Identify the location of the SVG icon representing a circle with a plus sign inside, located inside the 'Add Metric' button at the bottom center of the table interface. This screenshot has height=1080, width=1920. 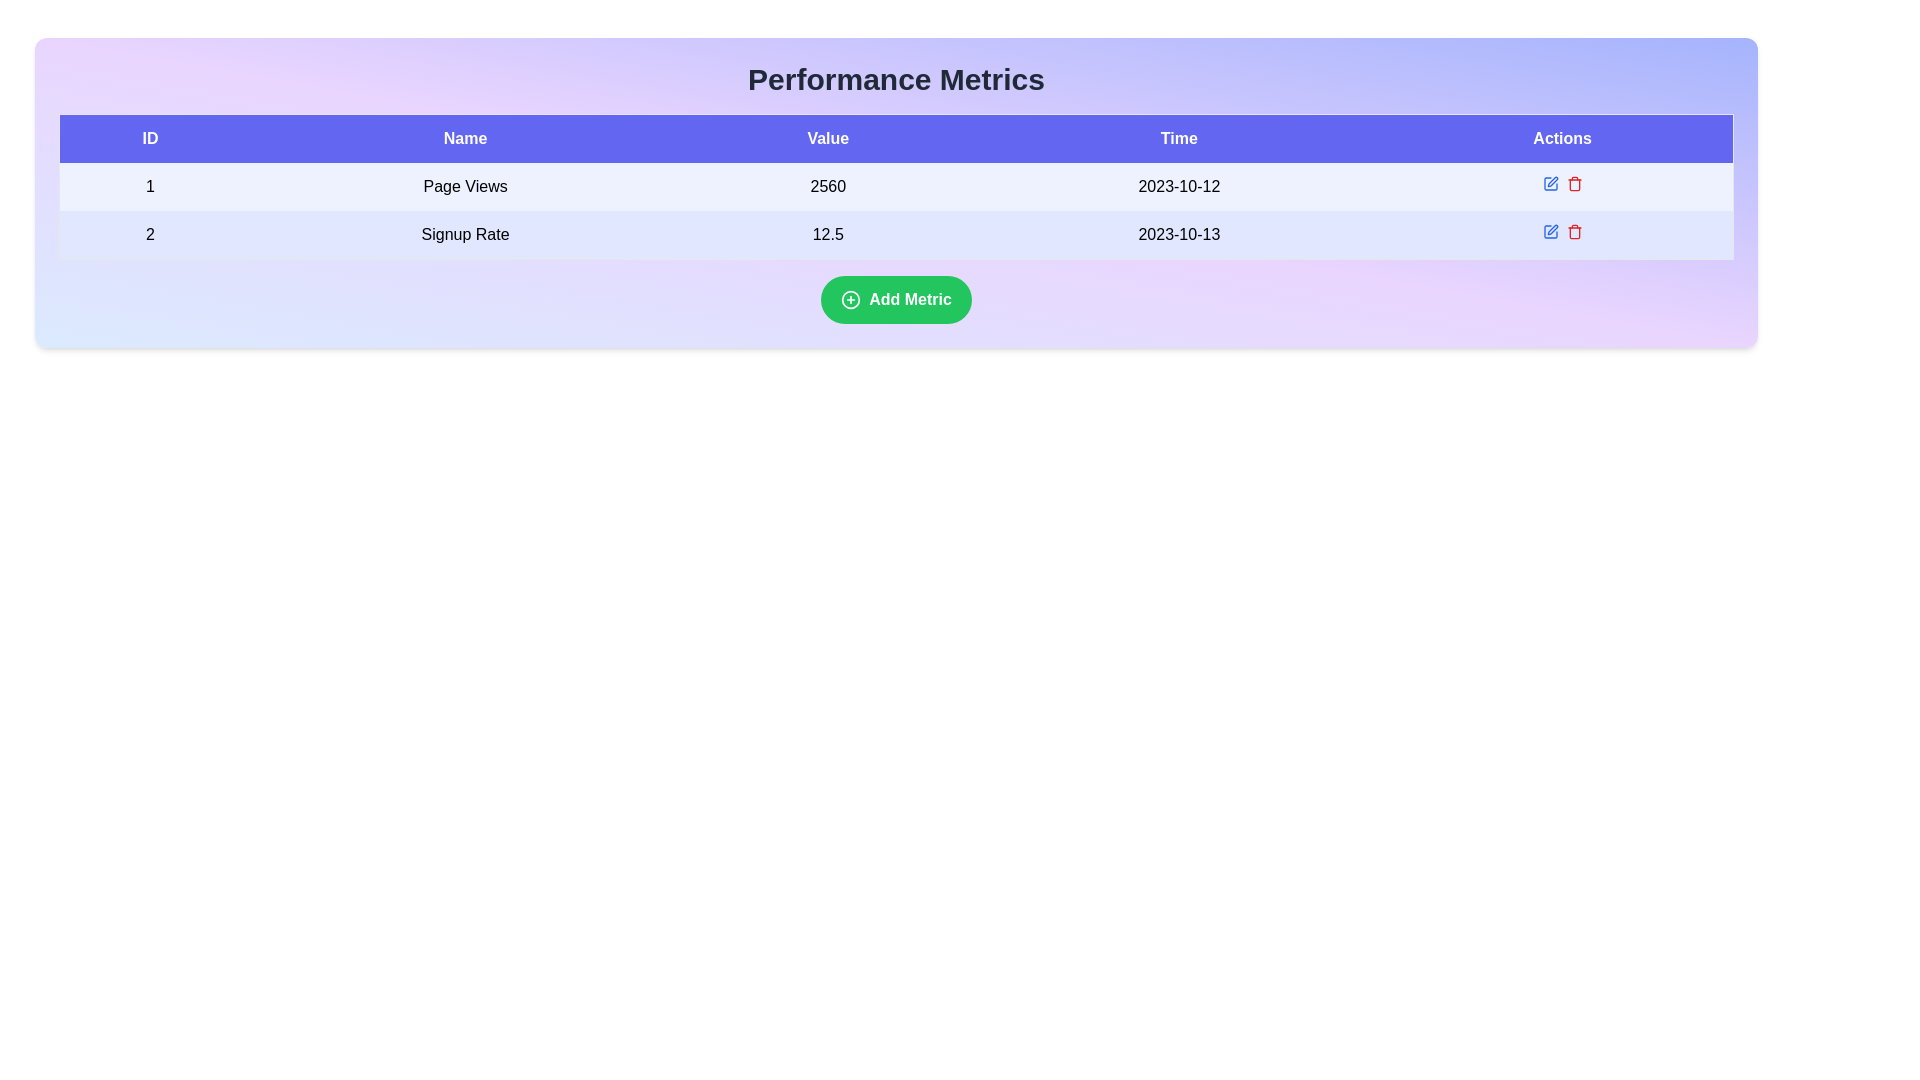
(851, 300).